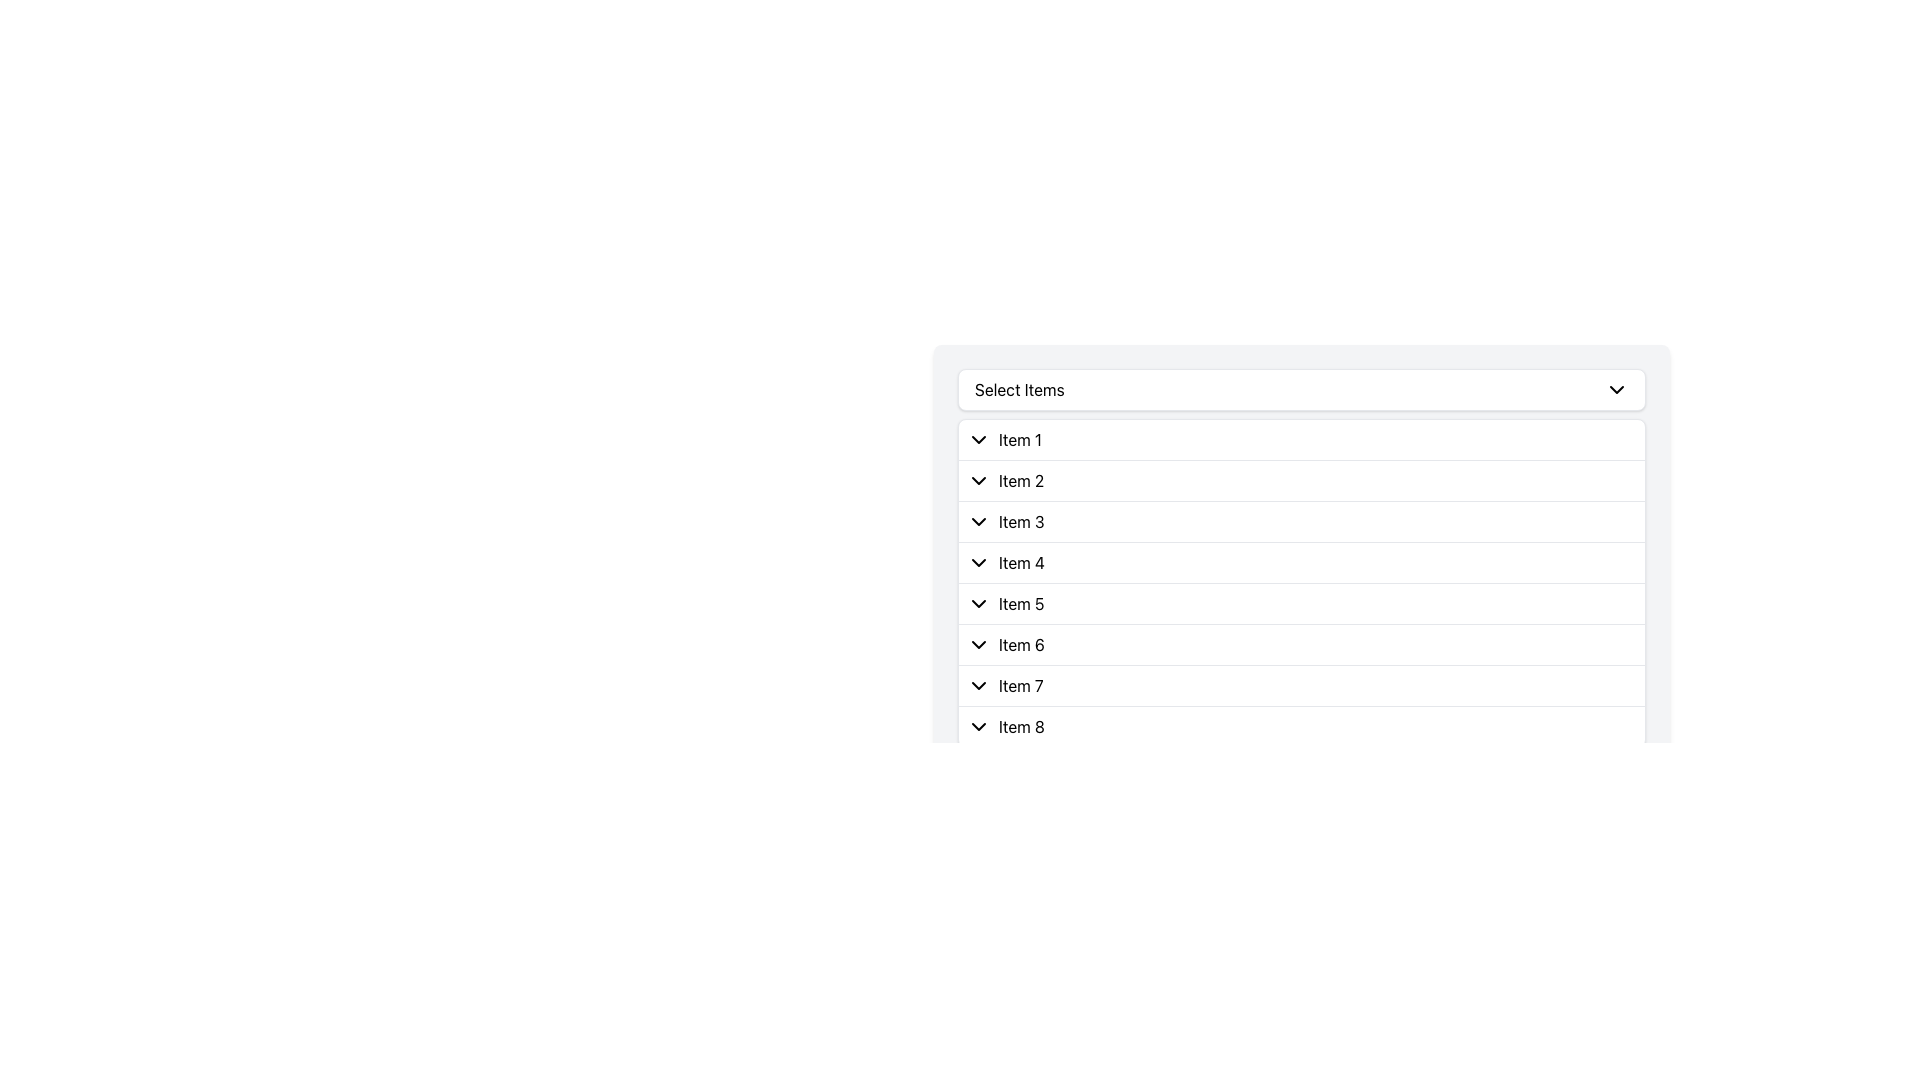 This screenshot has width=1920, height=1080. Describe the element at coordinates (979, 726) in the screenshot. I see `the chevron-down icon indicating dropdown functionality for 'Item 8'` at that location.